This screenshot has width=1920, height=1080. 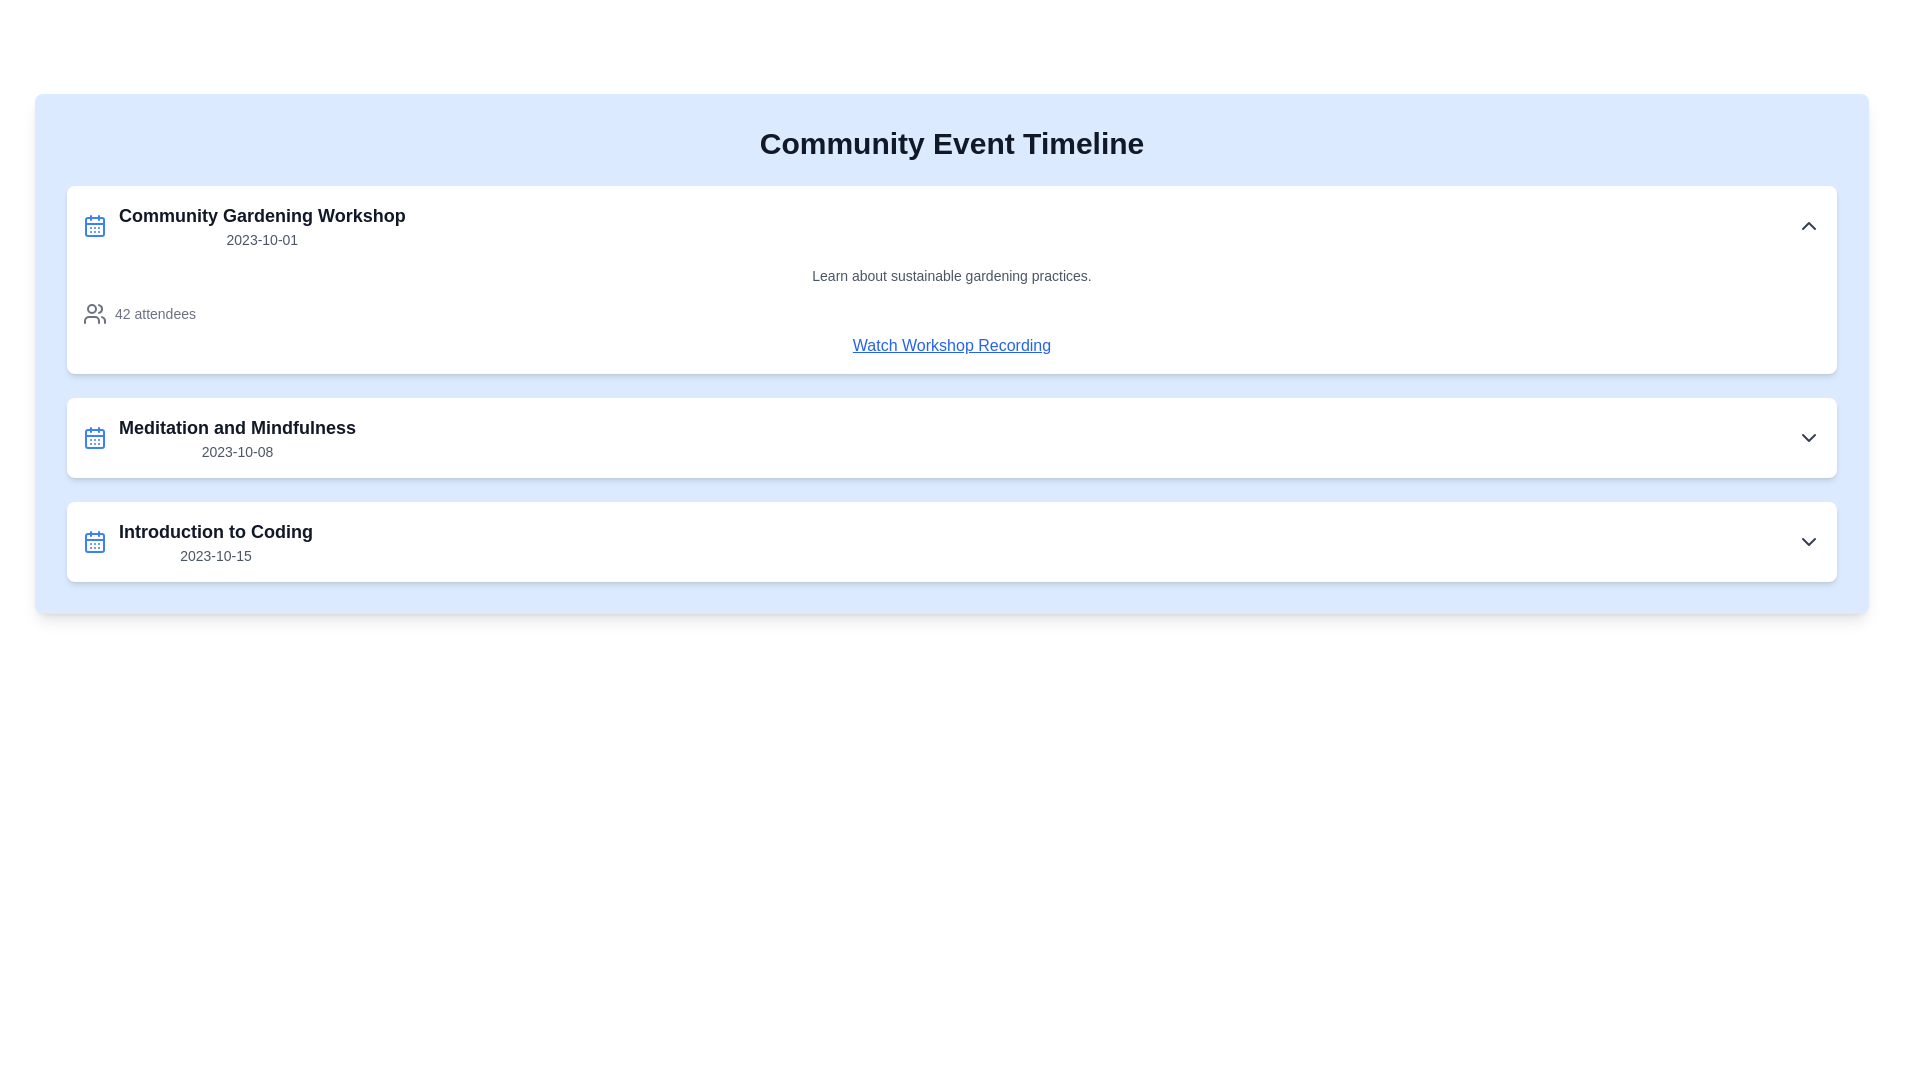 What do you see at coordinates (950, 276) in the screenshot?
I see `the informational text label that describes the workshop topic, positioned above the '42 attendees' text and icon group and below the workshop title` at bounding box center [950, 276].